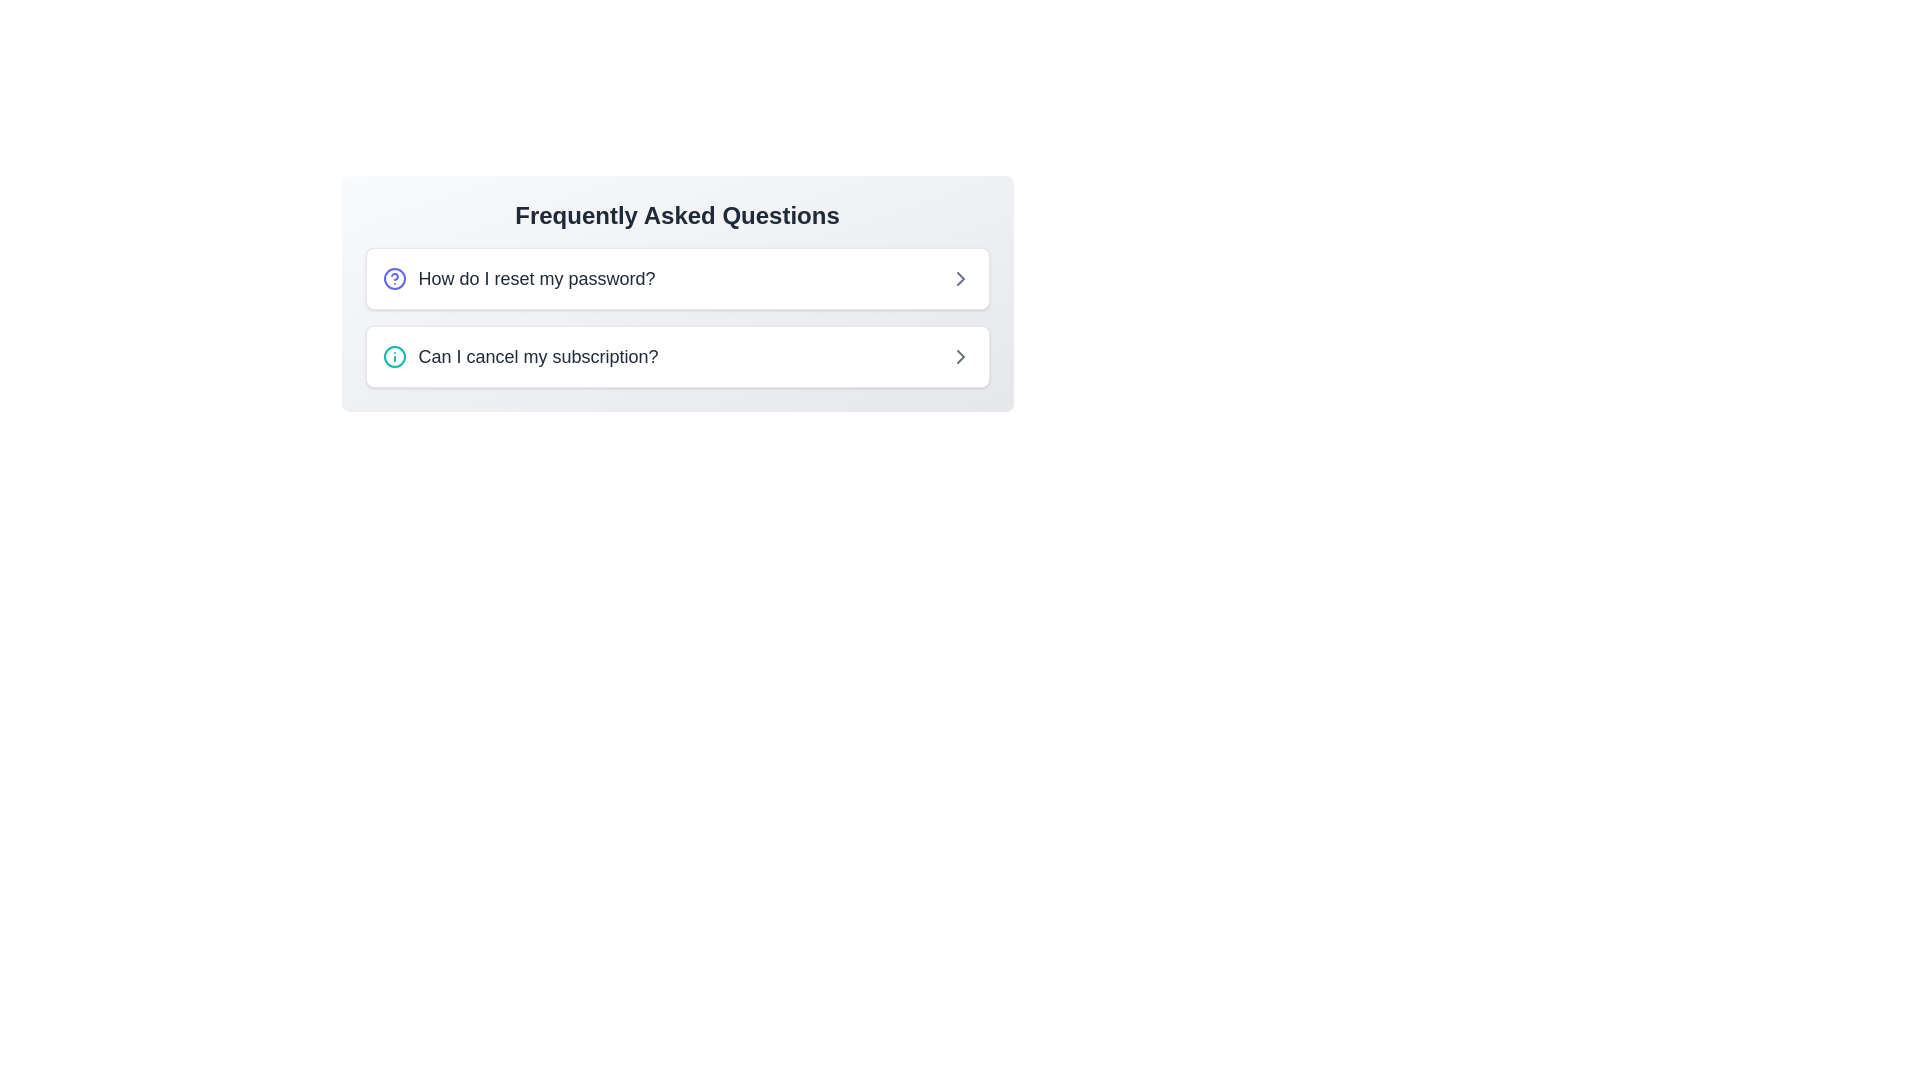 The image size is (1920, 1080). I want to click on the circular teal outlined icon with a small dot at the top, located to the left of the text 'Can I cancel my subscription?', so click(394, 356).